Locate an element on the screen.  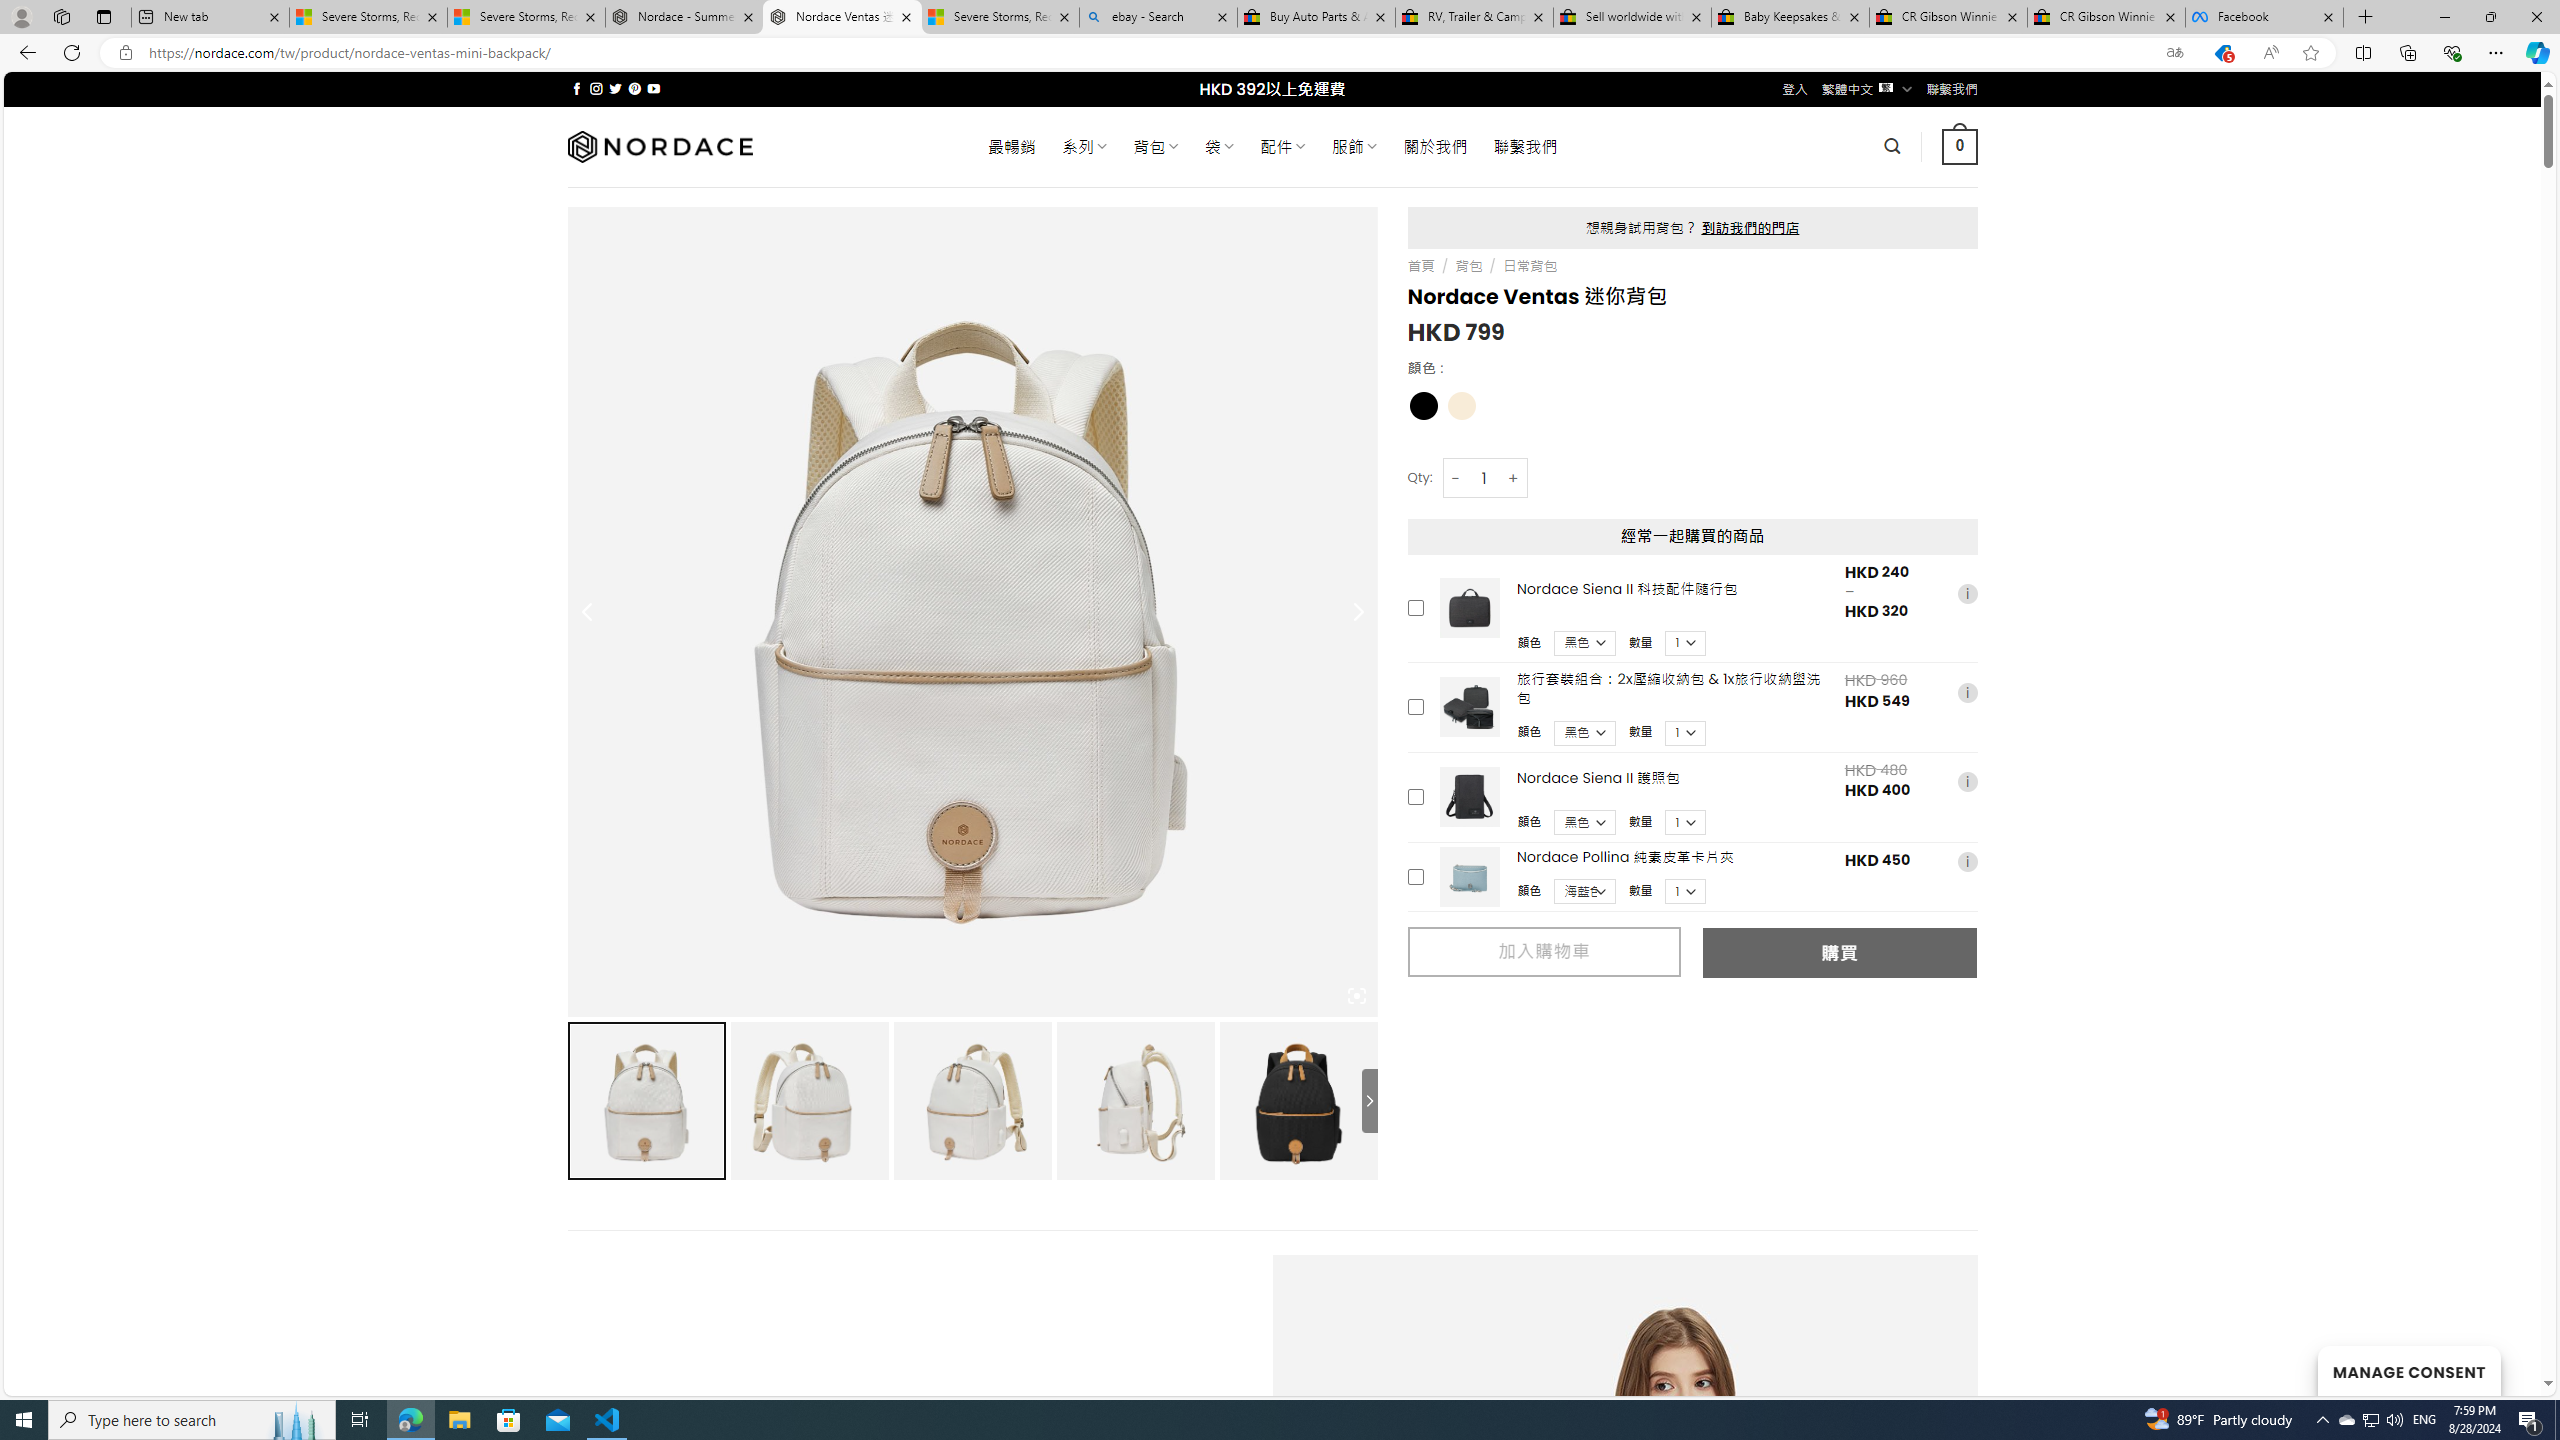
'i' is located at coordinates (1966, 861).